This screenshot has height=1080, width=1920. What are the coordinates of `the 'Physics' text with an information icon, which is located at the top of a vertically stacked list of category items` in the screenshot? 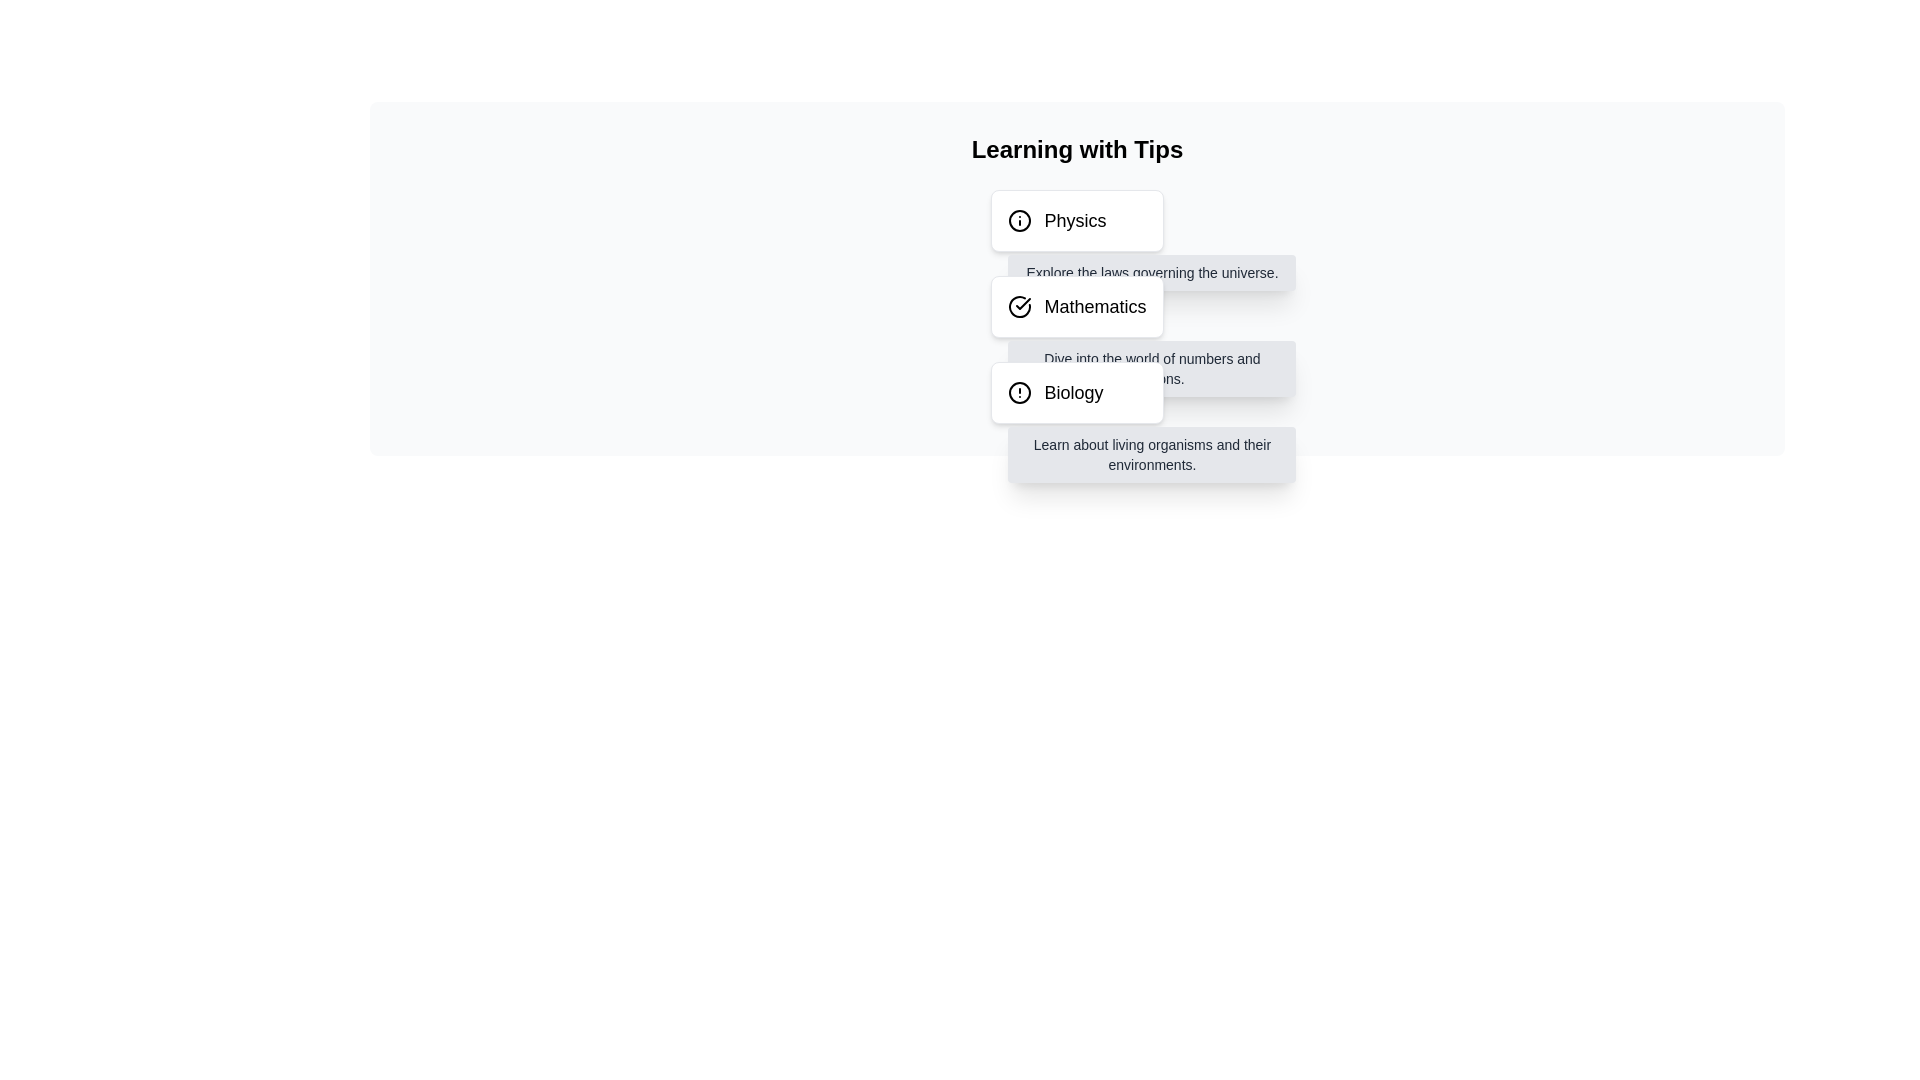 It's located at (1076, 220).